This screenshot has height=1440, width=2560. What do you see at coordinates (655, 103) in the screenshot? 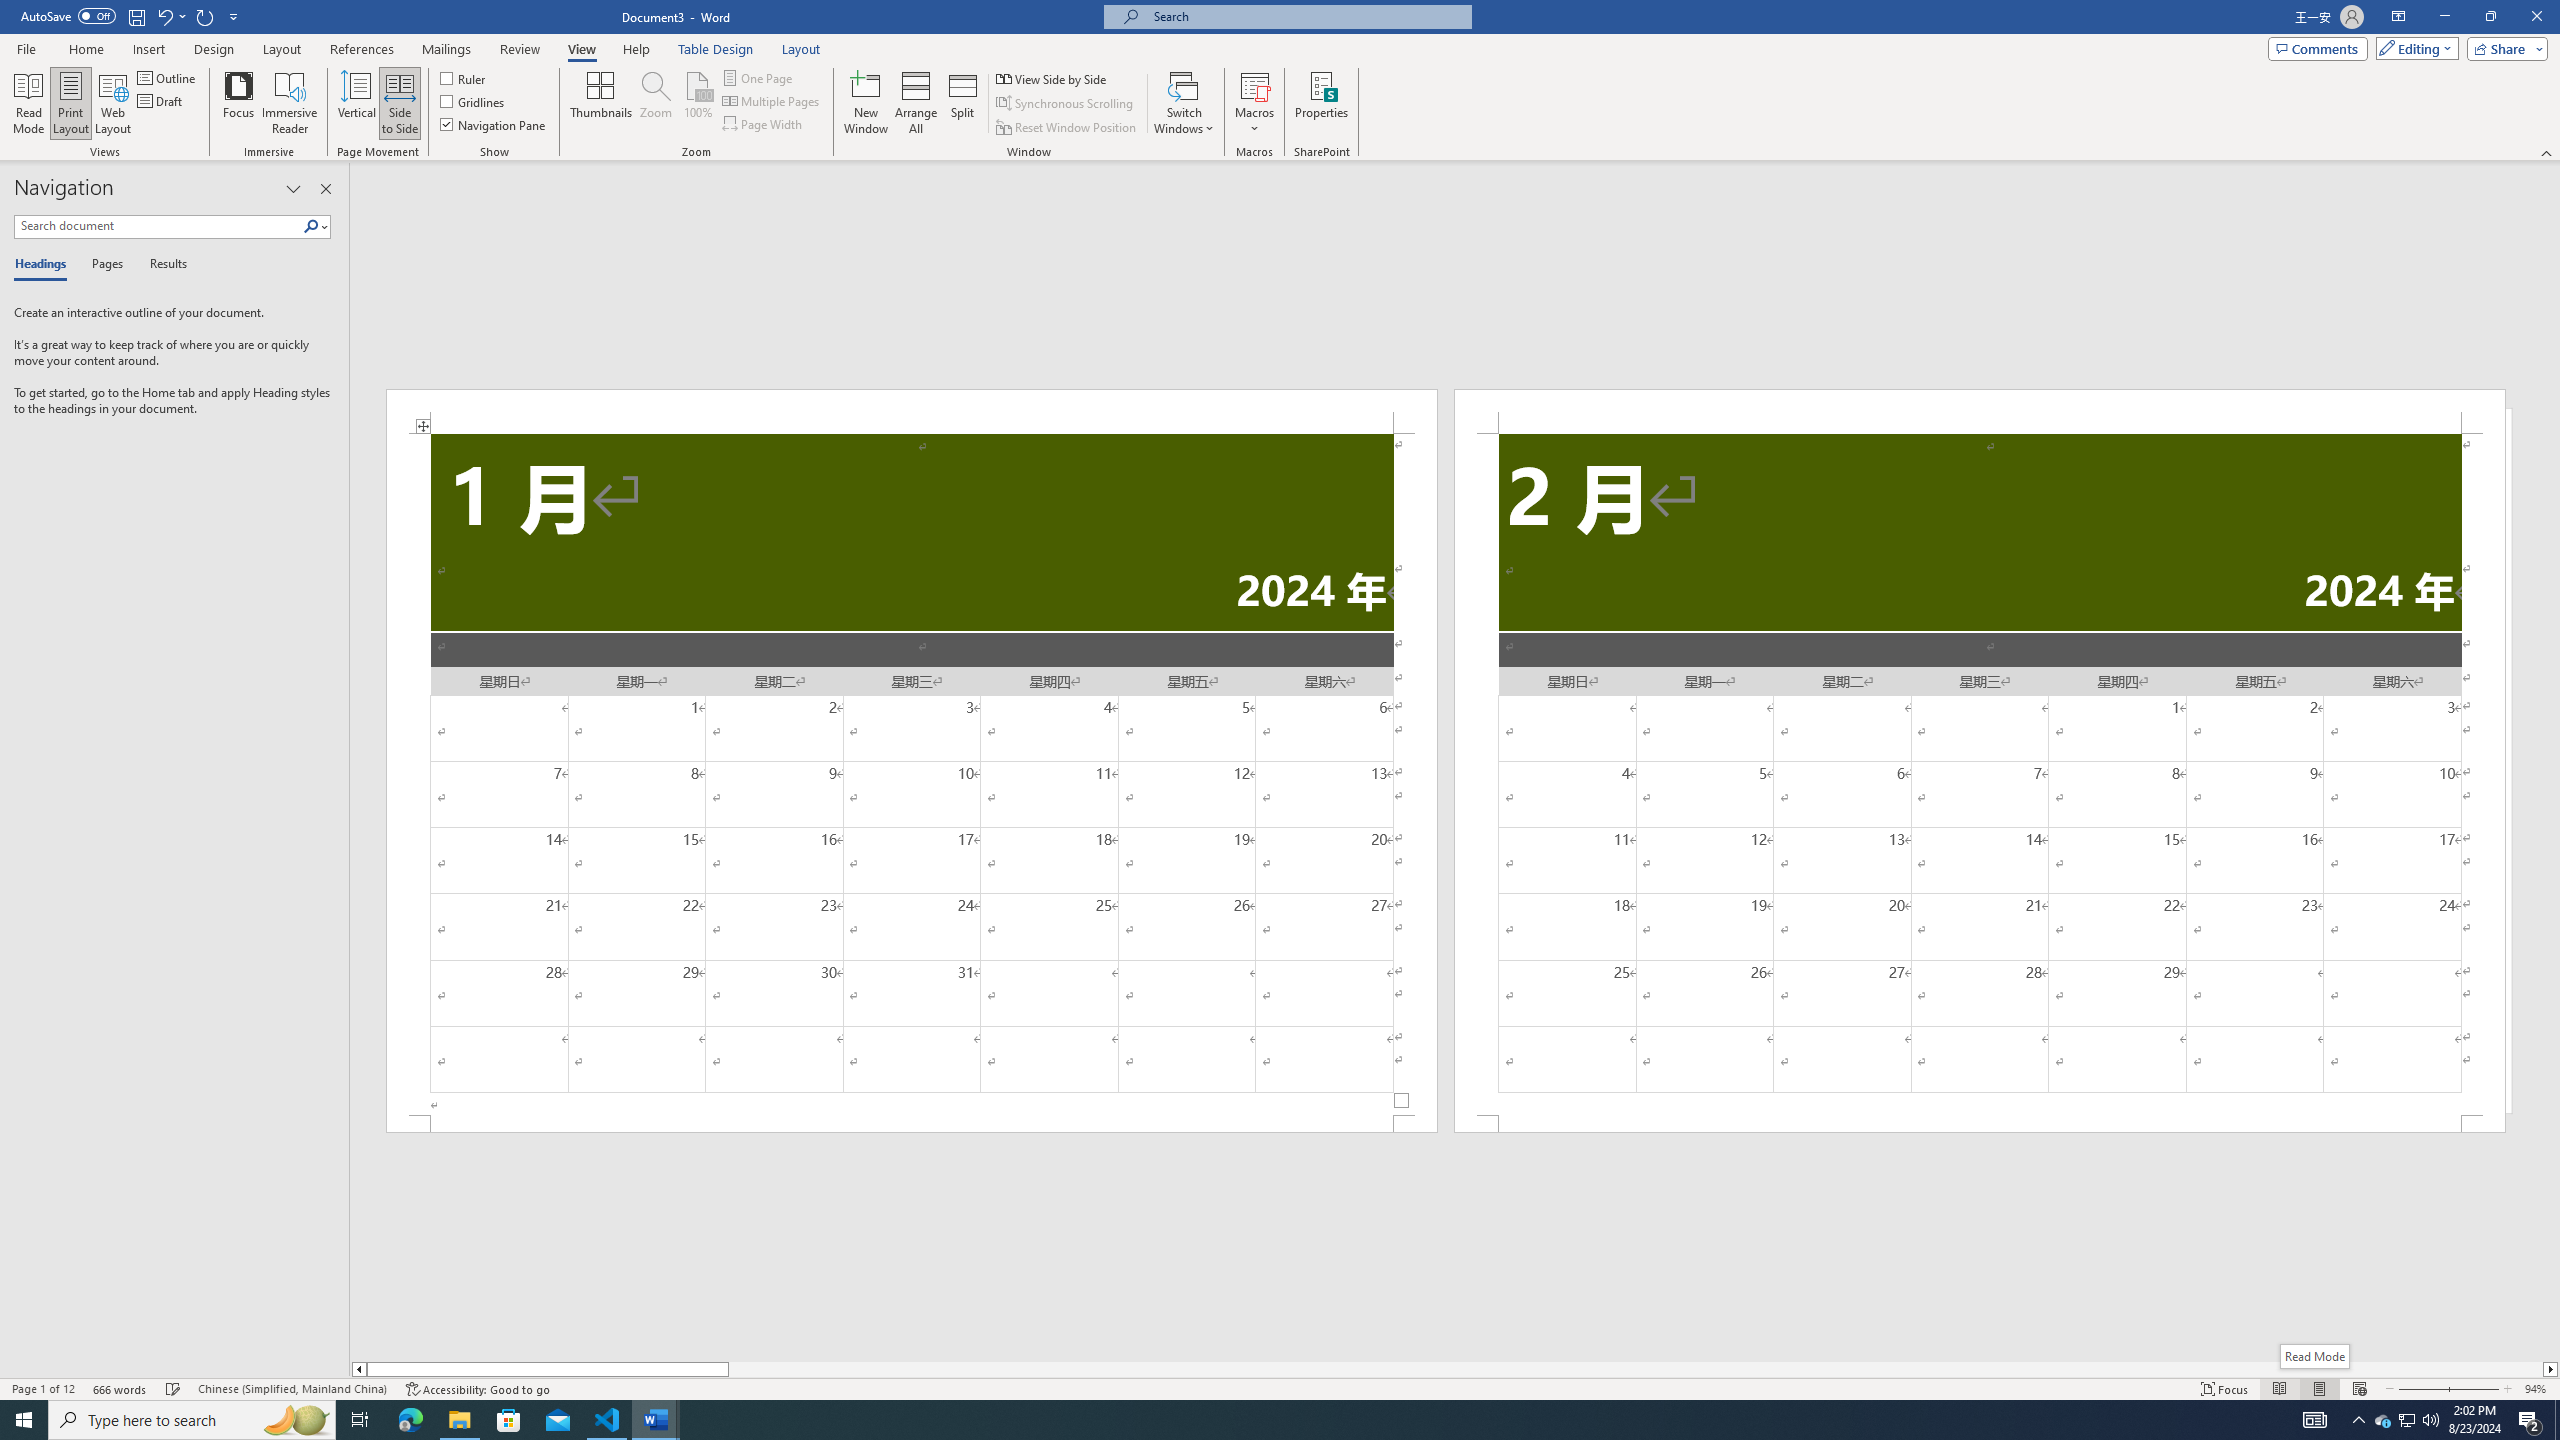
I see `'Zoom...'` at bounding box center [655, 103].